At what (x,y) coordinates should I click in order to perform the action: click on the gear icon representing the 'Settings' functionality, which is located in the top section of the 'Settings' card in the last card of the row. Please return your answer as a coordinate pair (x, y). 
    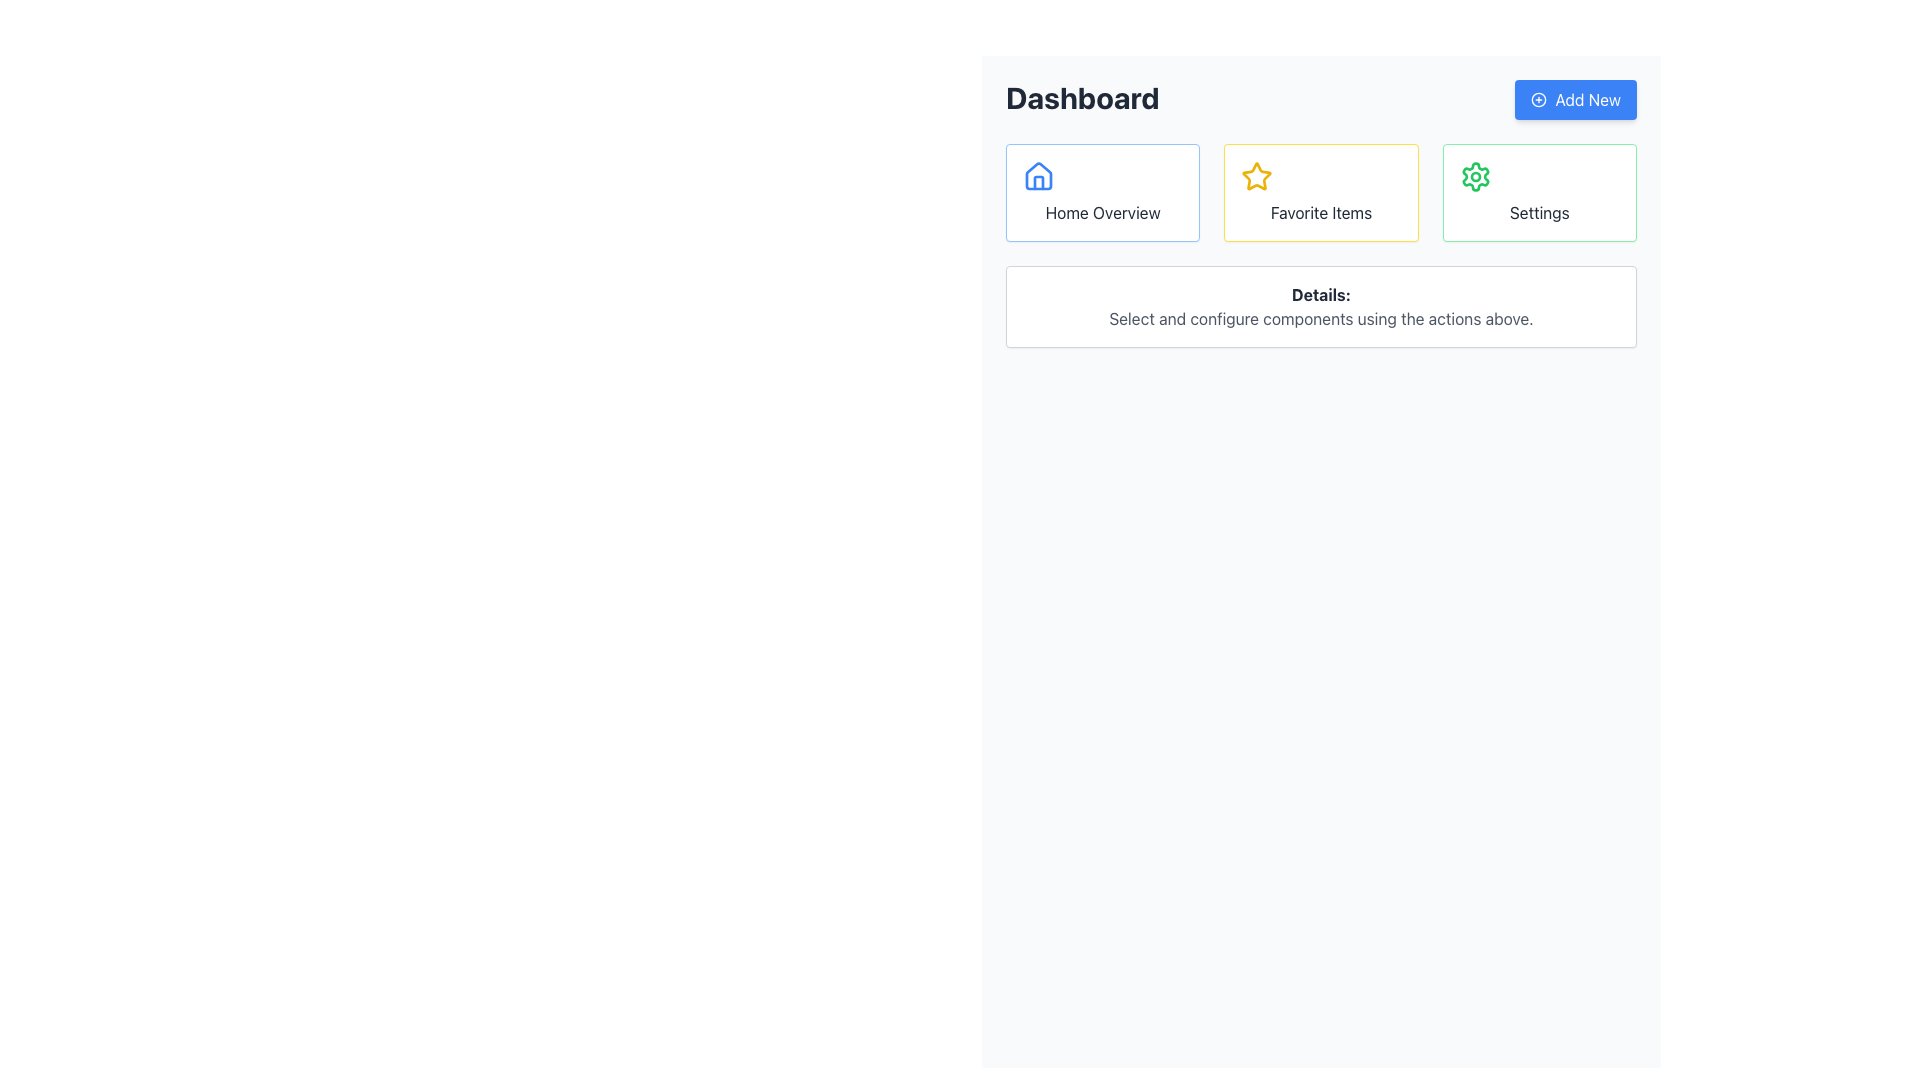
    Looking at the image, I should click on (1475, 176).